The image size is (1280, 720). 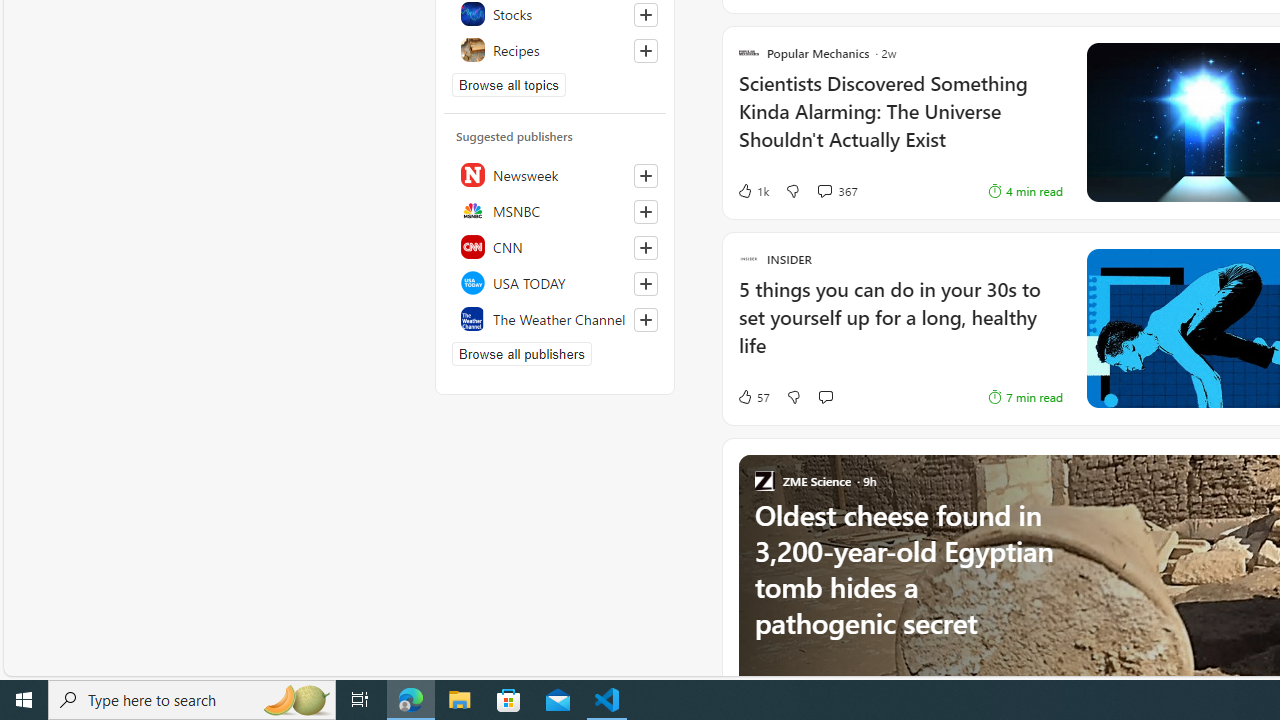 What do you see at coordinates (645, 319) in the screenshot?
I see `'Follow this source'` at bounding box center [645, 319].